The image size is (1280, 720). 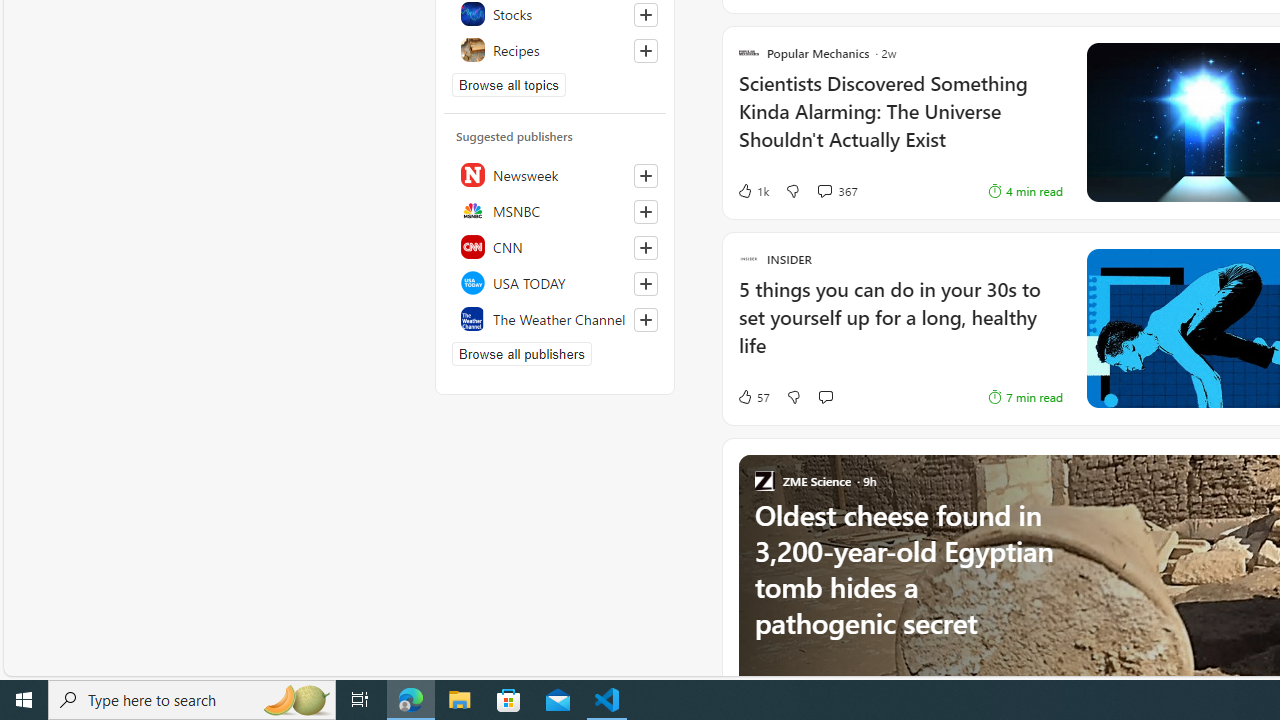 What do you see at coordinates (645, 319) in the screenshot?
I see `'Follow this source'` at bounding box center [645, 319].